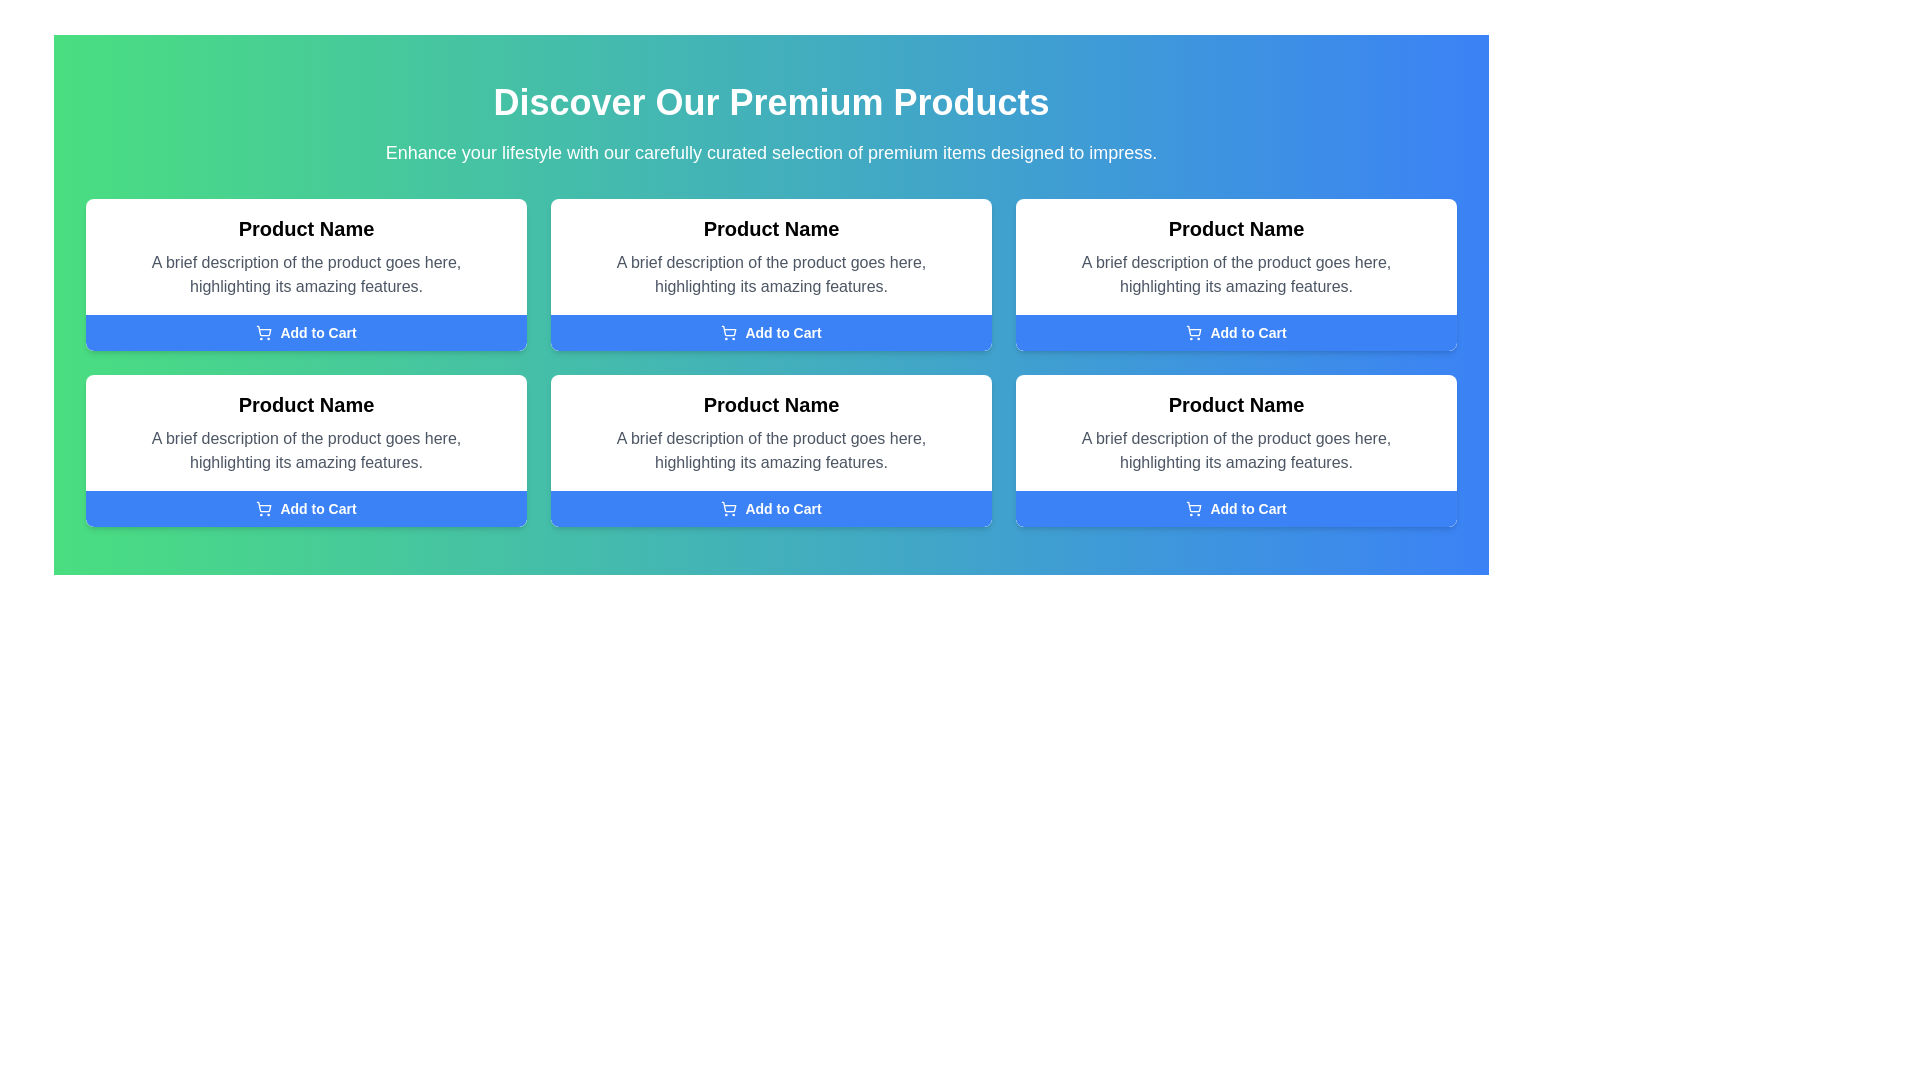  I want to click on text paragraph that says 'Enhance your lifestyle with our carefully curated selection of premium items designed to impress.' located beneath the header 'Discover Our Premium Products', so click(770, 152).